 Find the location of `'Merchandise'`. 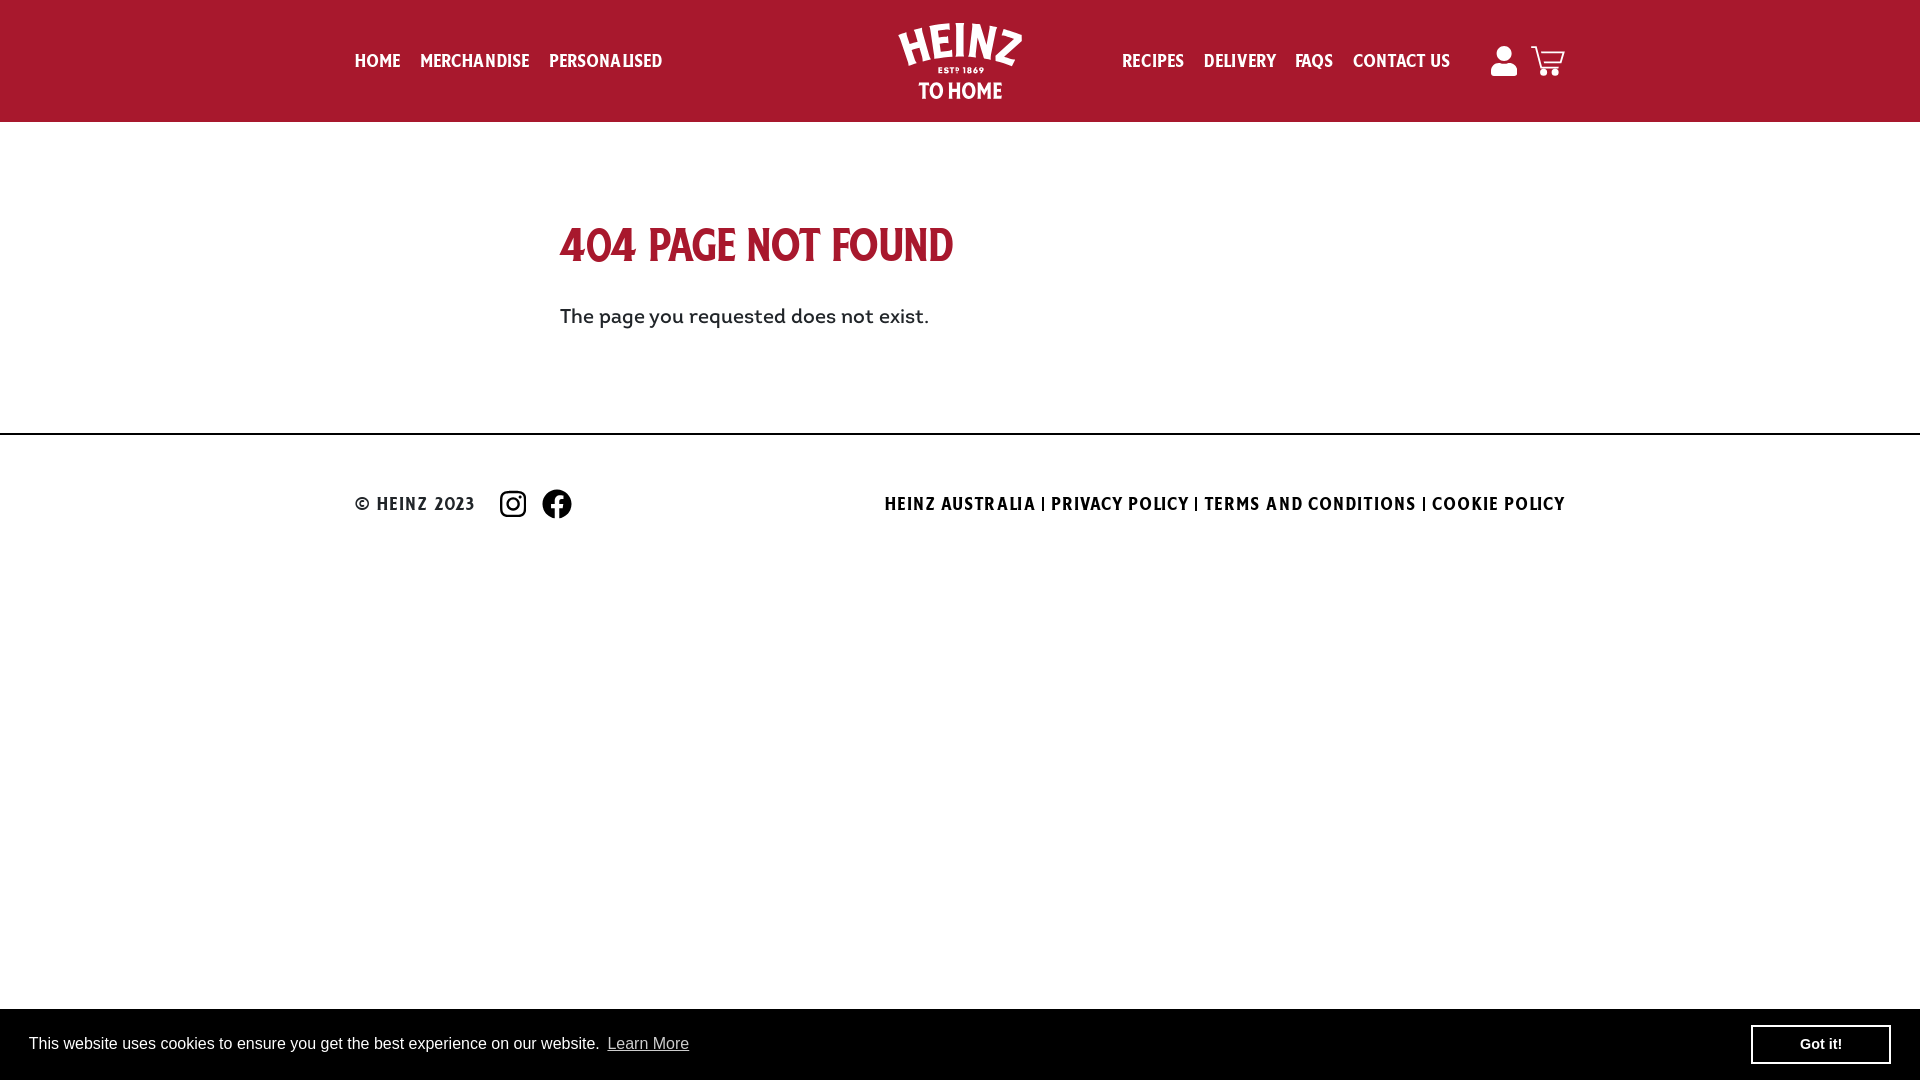

'Merchandise' is located at coordinates (420, 60).